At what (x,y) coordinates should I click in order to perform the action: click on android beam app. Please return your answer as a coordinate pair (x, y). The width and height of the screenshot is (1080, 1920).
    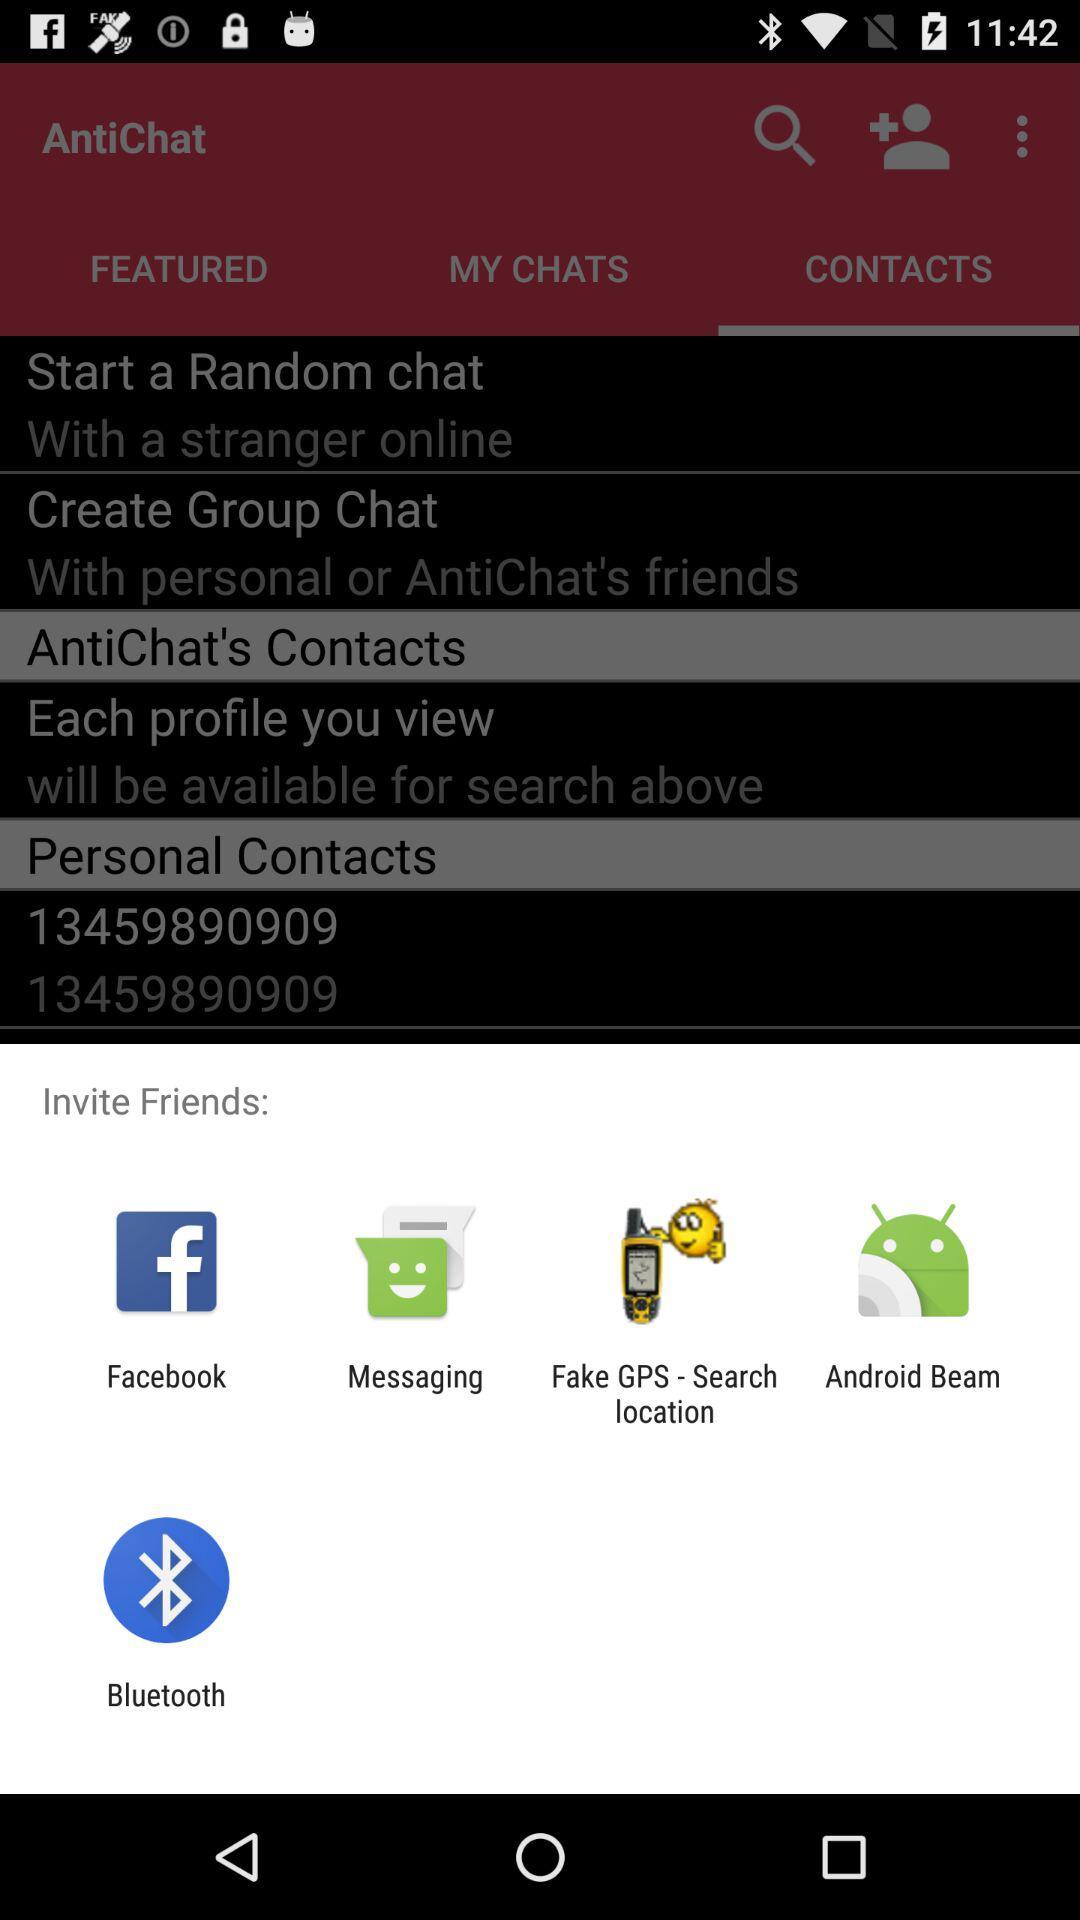
    Looking at the image, I should click on (913, 1392).